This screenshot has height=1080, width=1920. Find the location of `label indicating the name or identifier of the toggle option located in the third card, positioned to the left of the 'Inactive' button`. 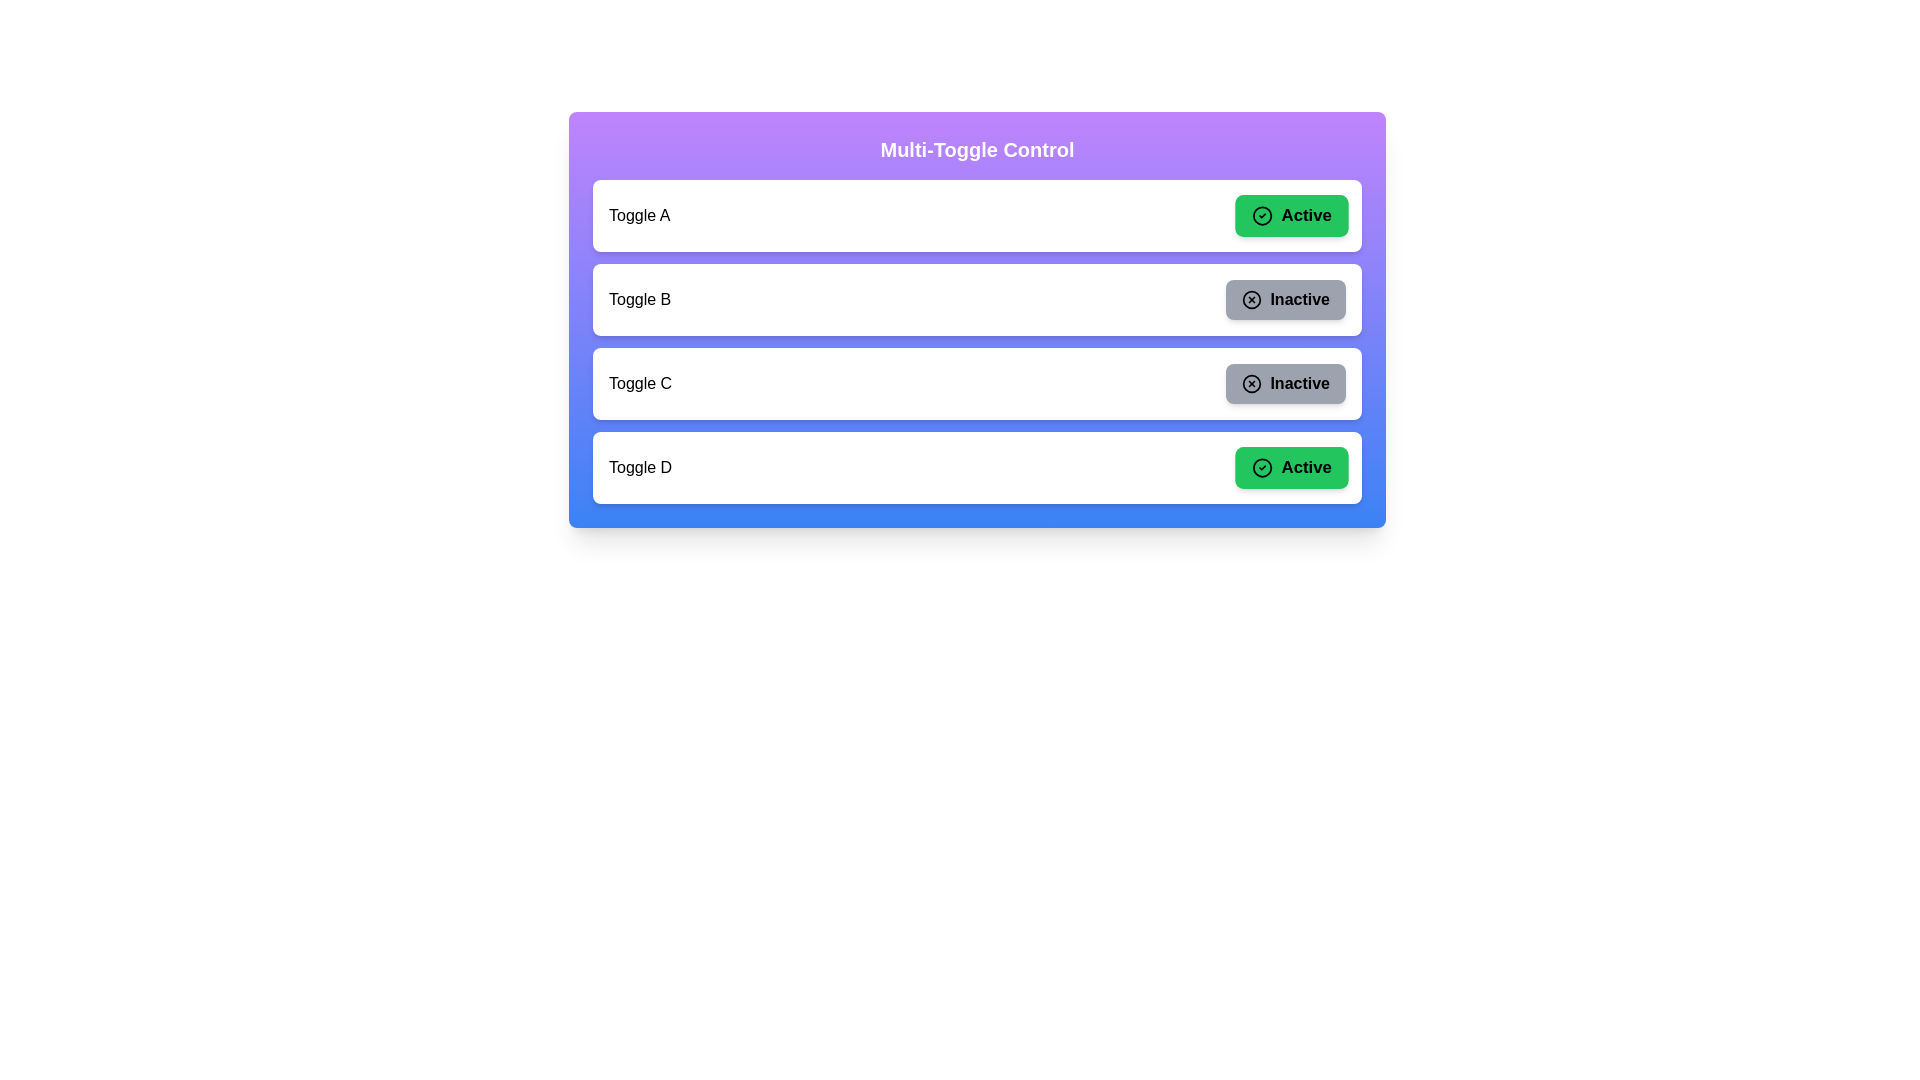

label indicating the name or identifier of the toggle option located in the third card, positioned to the left of the 'Inactive' button is located at coordinates (640, 384).